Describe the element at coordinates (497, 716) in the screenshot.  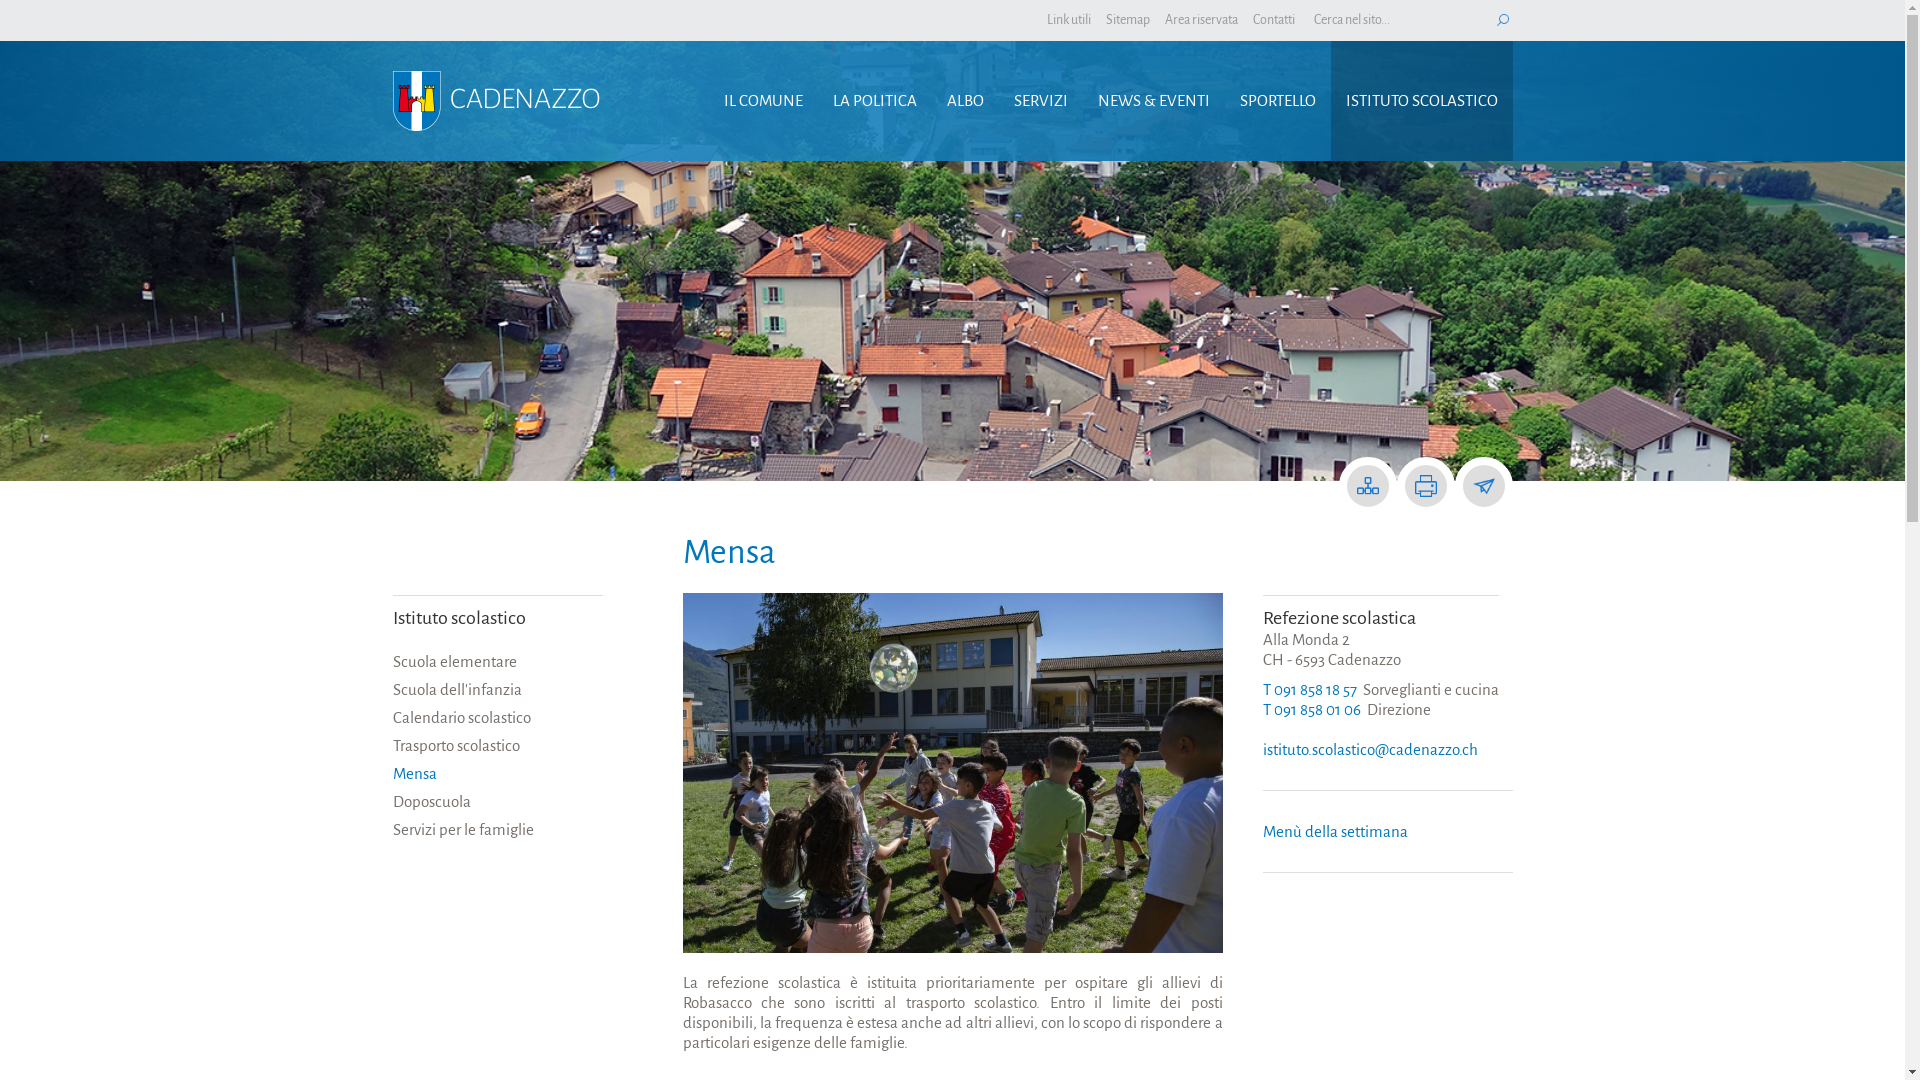
I see `'Calendario scolastico'` at that location.